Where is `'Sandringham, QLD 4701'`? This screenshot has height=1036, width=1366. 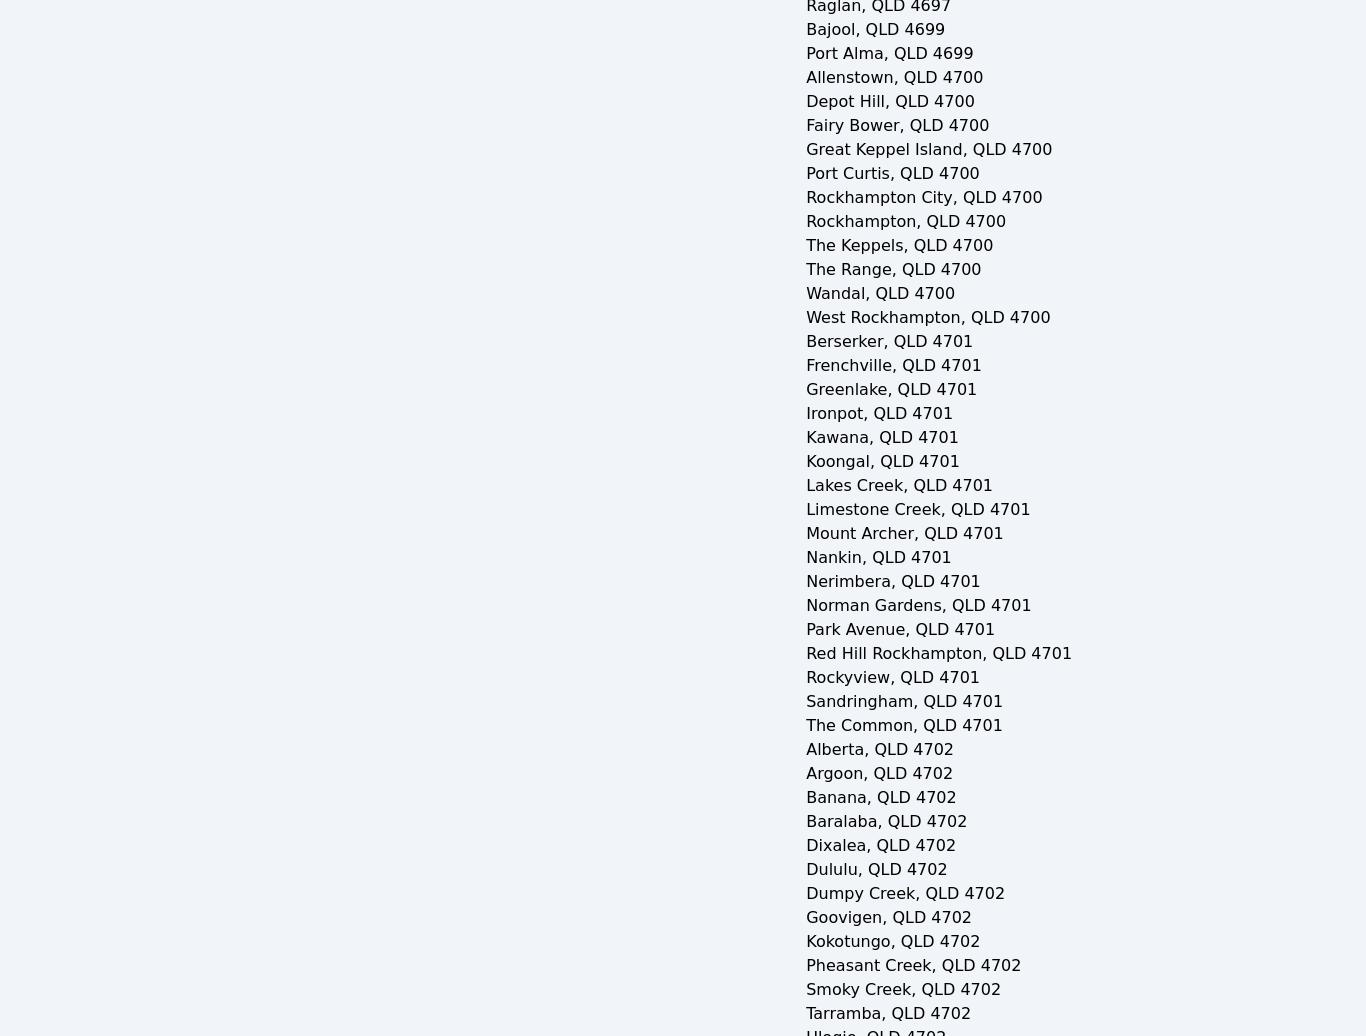 'Sandringham, QLD 4701' is located at coordinates (903, 701).